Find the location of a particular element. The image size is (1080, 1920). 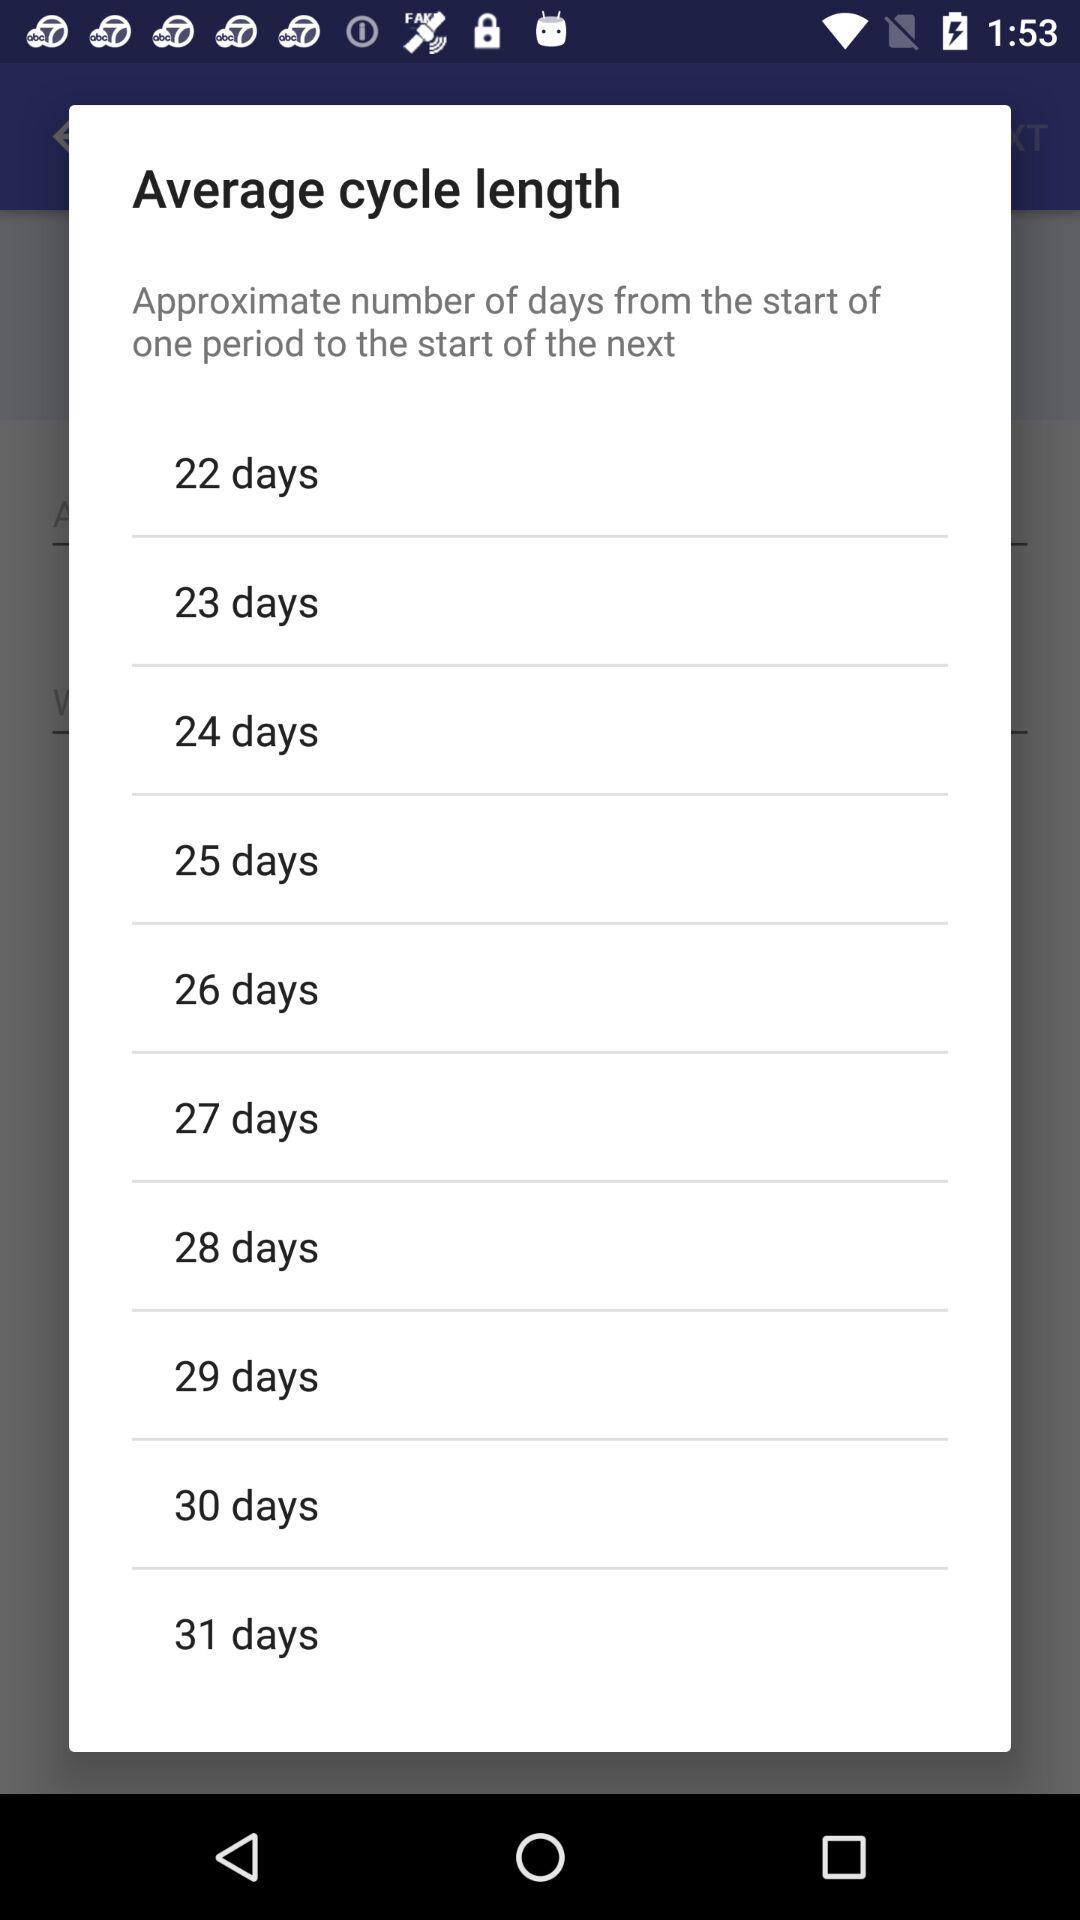

icon above 25 days icon is located at coordinates (540, 728).